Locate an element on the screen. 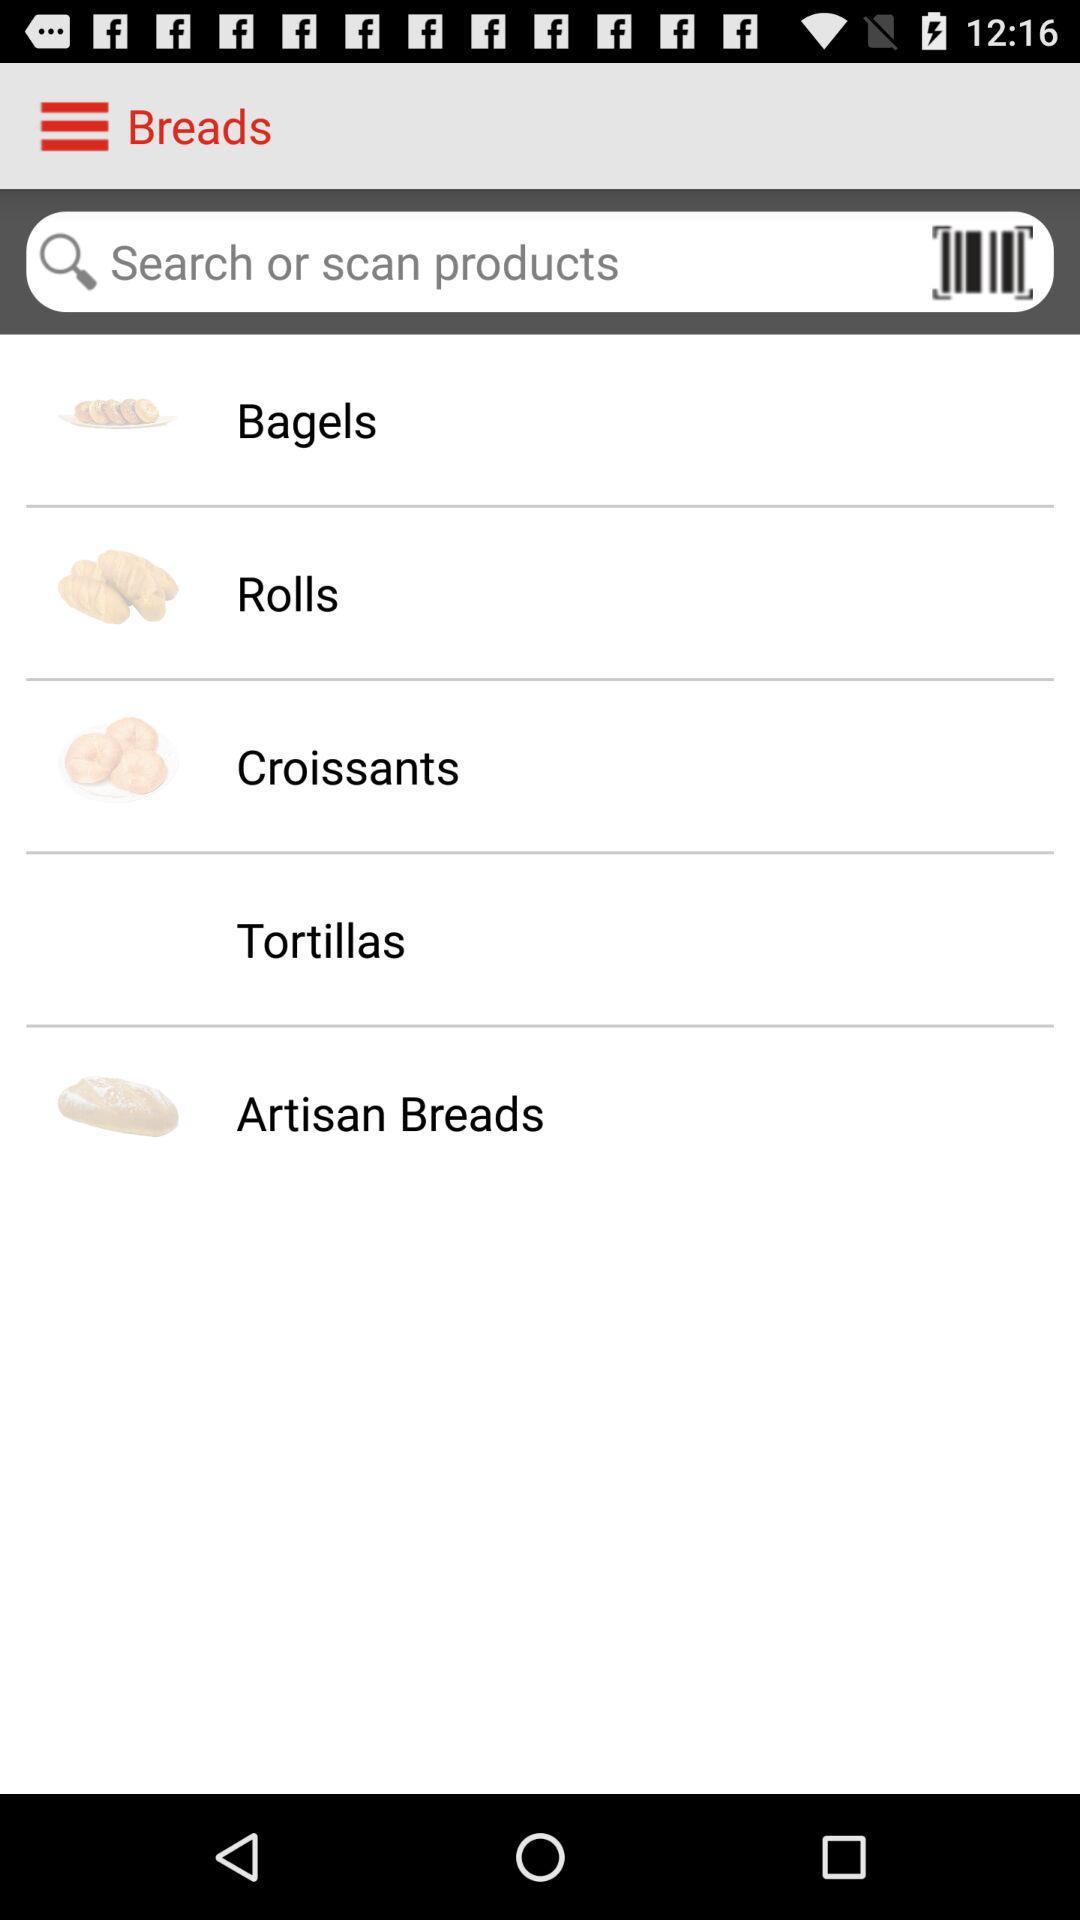  the tortillas icon is located at coordinates (319, 938).